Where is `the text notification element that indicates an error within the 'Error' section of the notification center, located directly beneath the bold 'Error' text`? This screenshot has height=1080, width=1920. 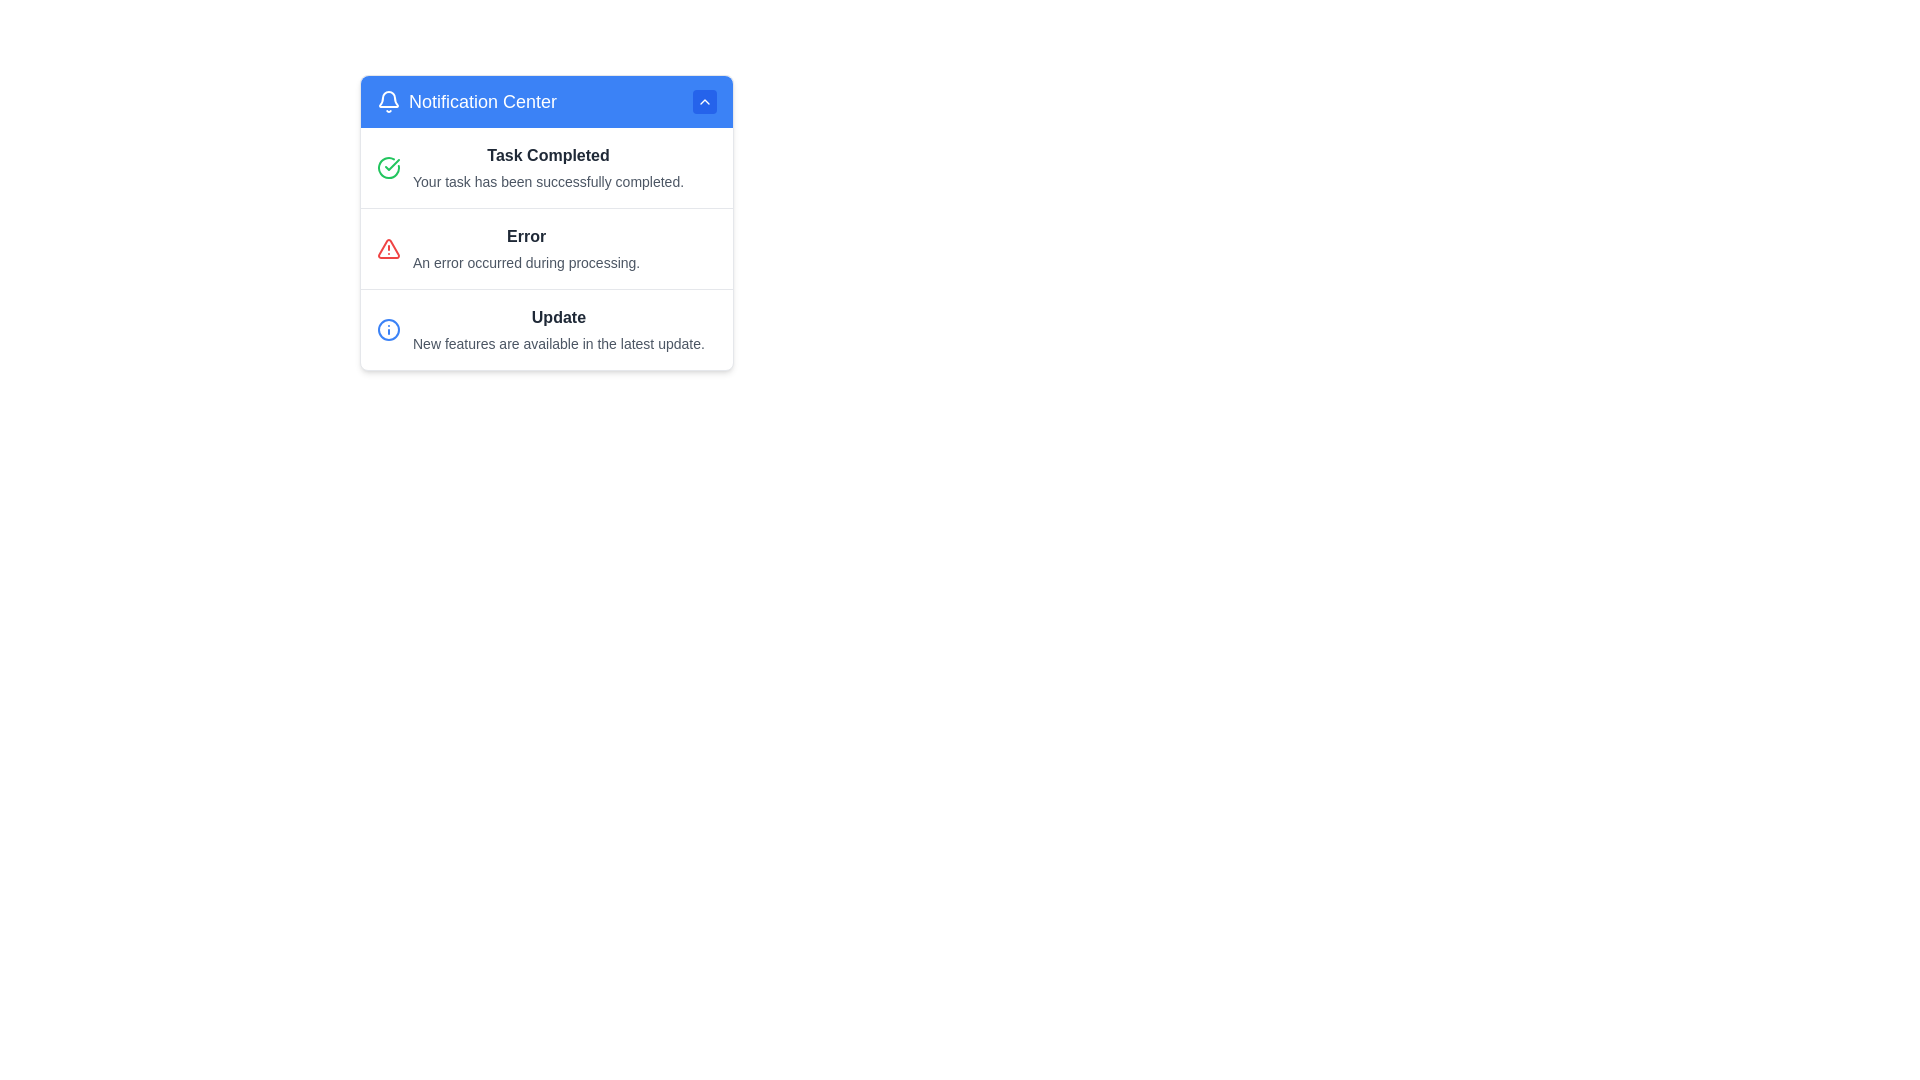 the text notification element that indicates an error within the 'Error' section of the notification center, located directly beneath the bold 'Error' text is located at coordinates (526, 261).